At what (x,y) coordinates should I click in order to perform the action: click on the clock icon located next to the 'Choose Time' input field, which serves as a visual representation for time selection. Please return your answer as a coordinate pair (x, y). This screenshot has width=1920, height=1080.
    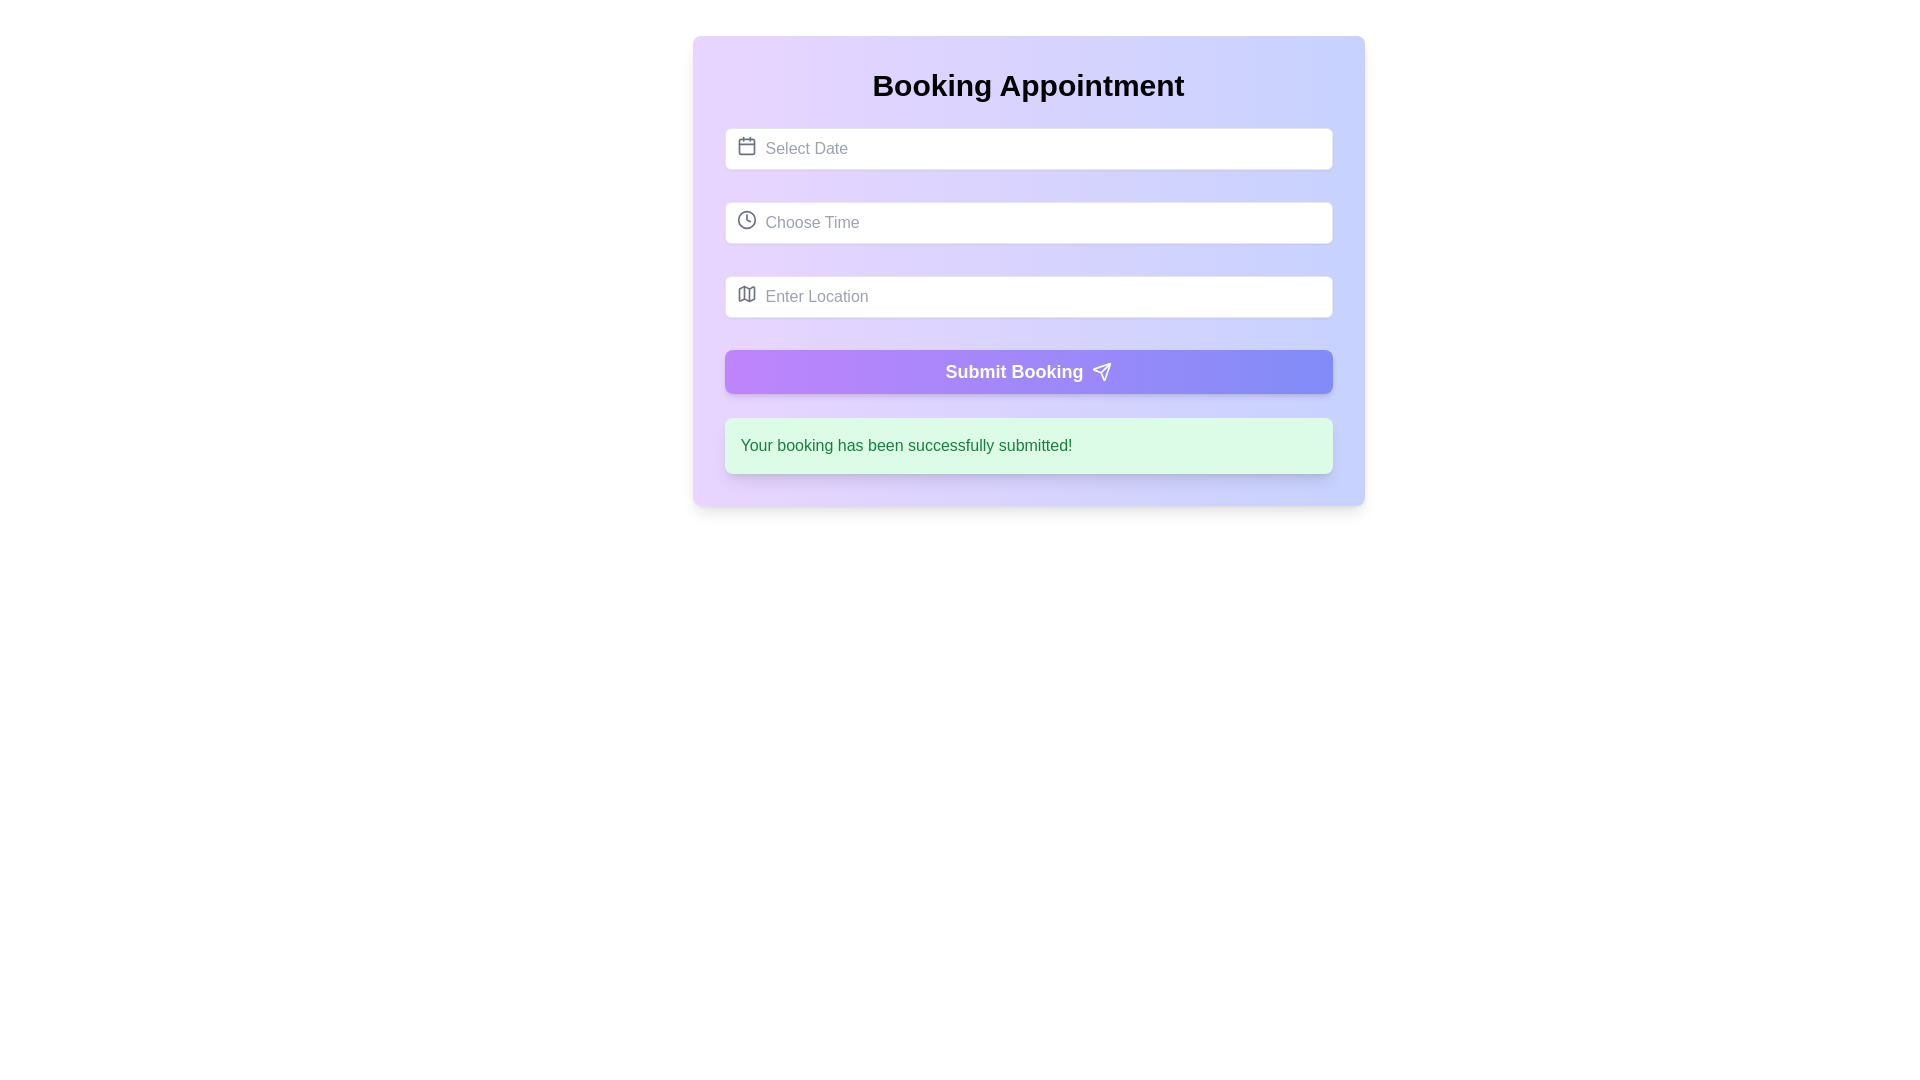
    Looking at the image, I should click on (745, 219).